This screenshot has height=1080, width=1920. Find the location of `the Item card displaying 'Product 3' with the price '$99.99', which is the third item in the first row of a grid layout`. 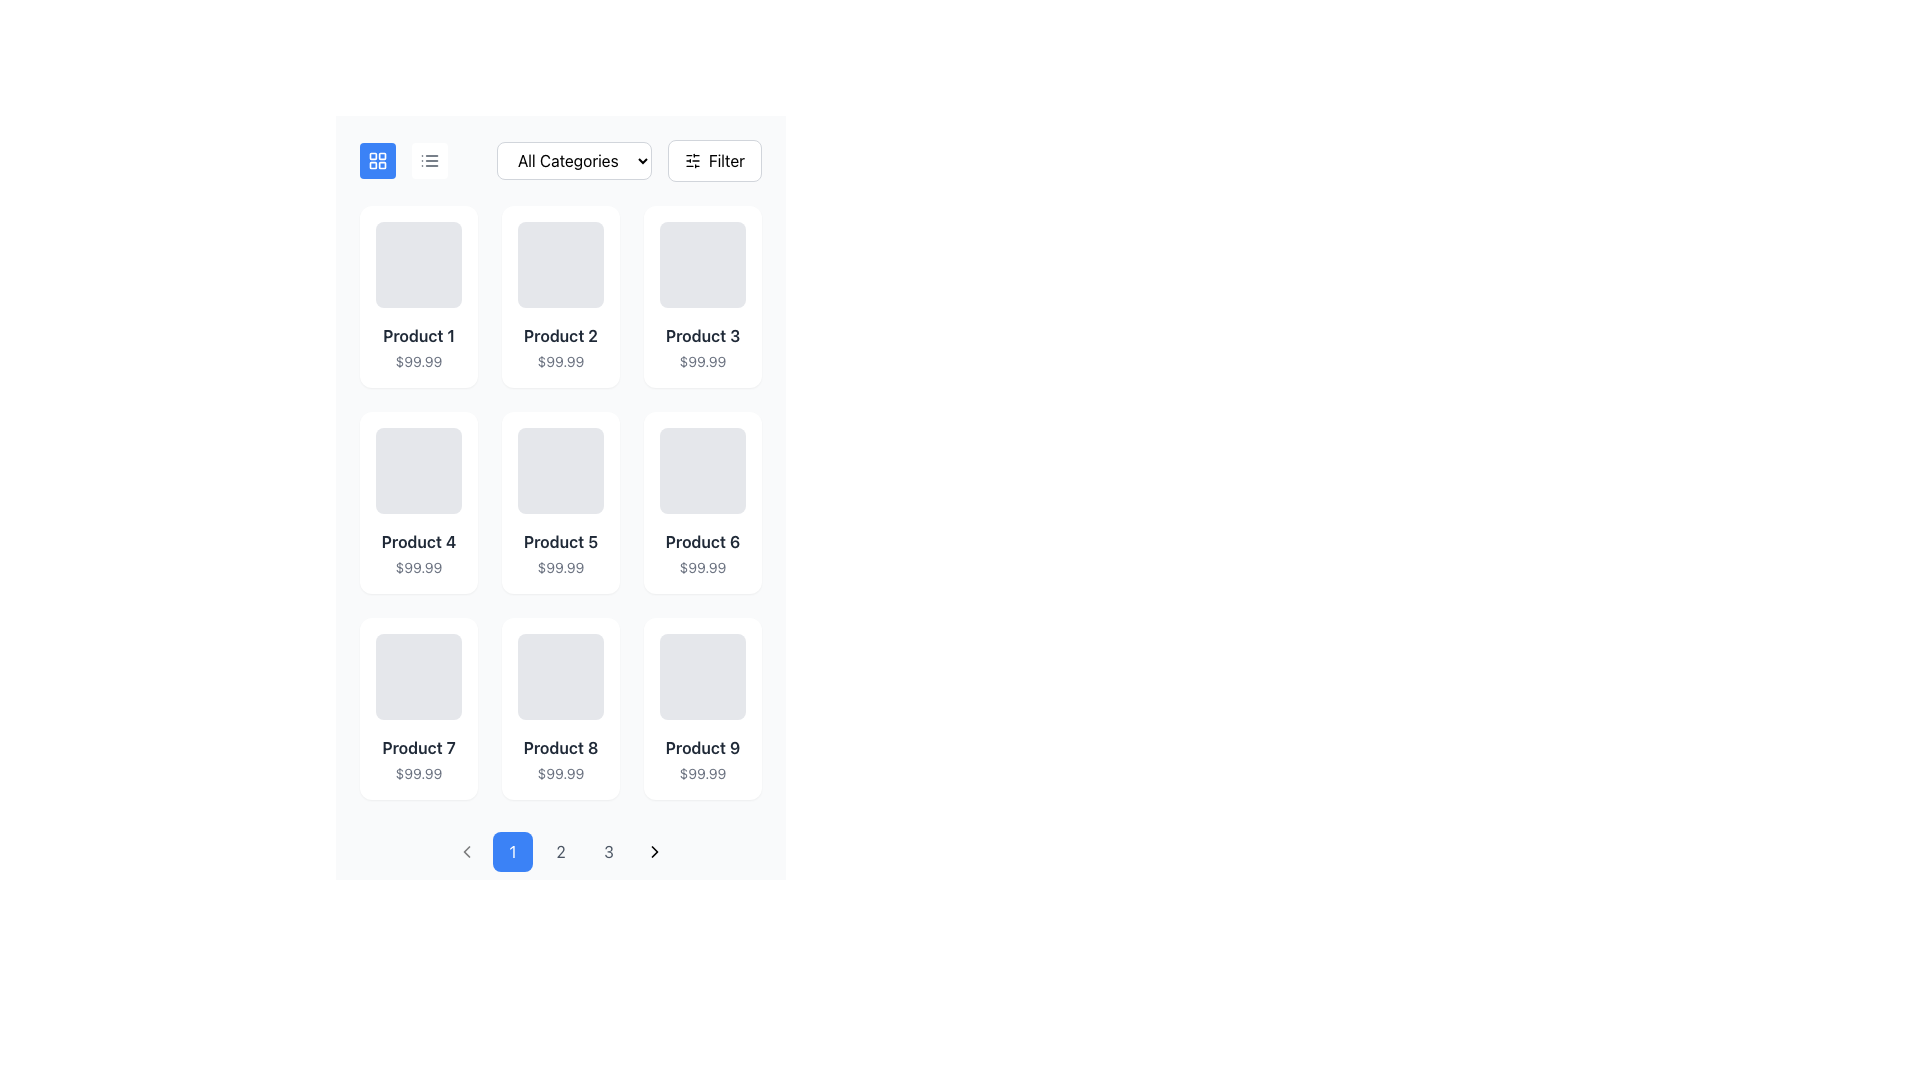

the Item card displaying 'Product 3' with the price '$99.99', which is the third item in the first row of a grid layout is located at coordinates (702, 297).